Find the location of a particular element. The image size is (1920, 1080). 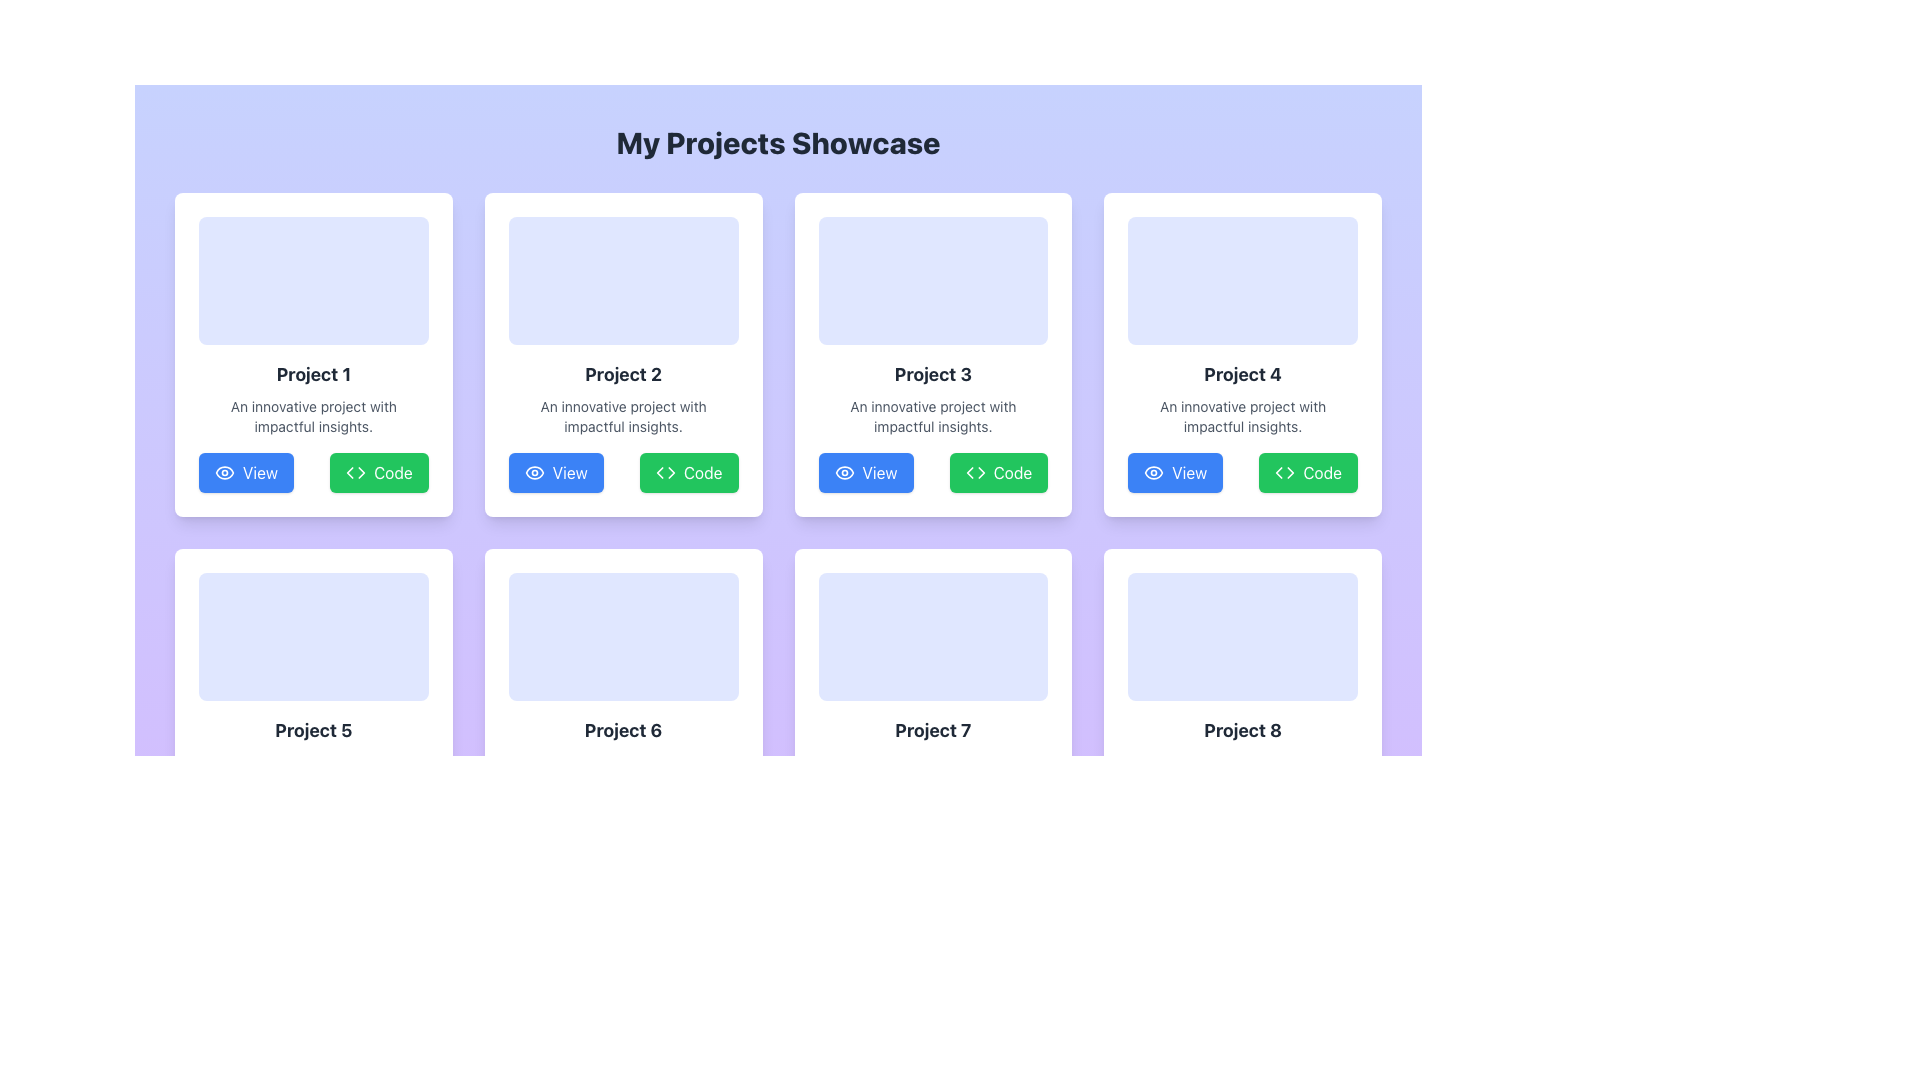

the text label that serves as the title of the project, located inside the first project card in the grid layout, positioned in the top-left section of the grid, immediately below the placeholder image is located at coordinates (312, 374).